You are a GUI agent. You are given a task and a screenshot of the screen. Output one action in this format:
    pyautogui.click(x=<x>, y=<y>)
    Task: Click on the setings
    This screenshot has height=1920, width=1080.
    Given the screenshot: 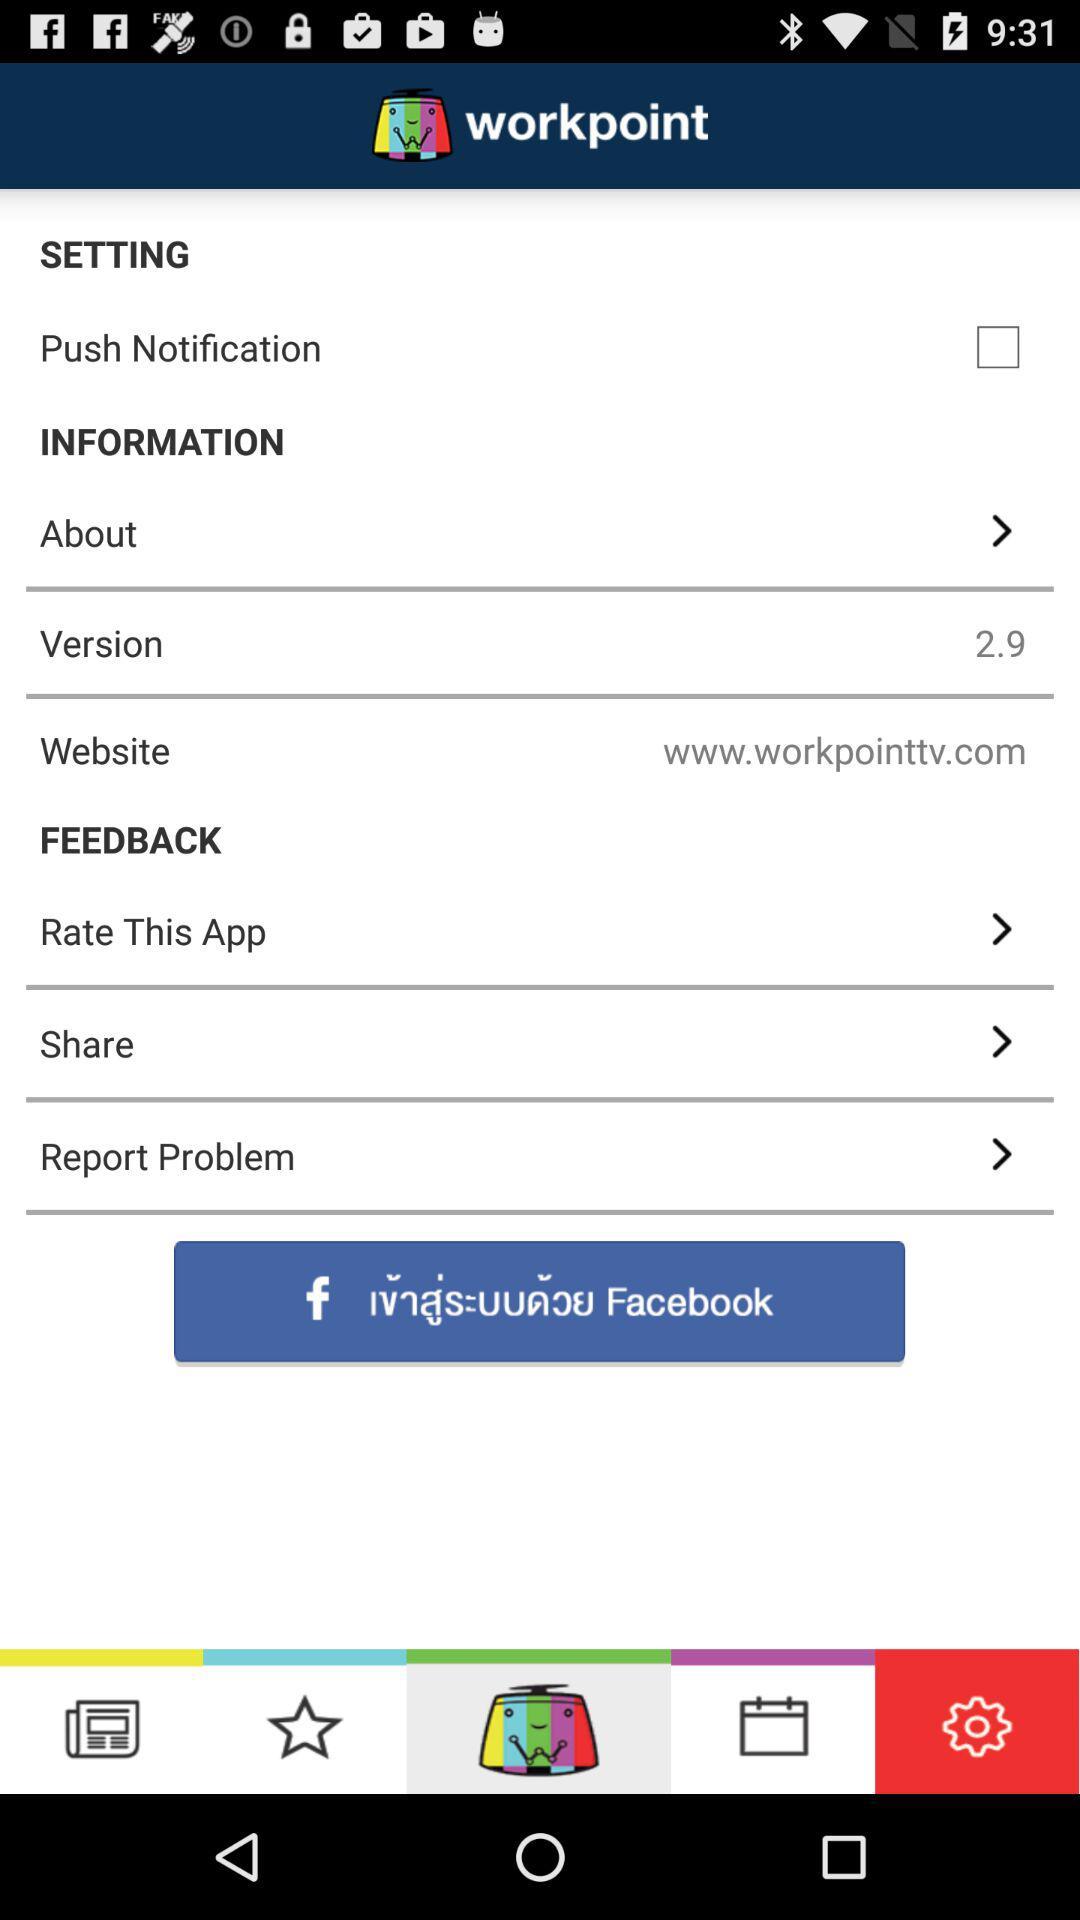 What is the action you would take?
    pyautogui.click(x=976, y=1720)
    